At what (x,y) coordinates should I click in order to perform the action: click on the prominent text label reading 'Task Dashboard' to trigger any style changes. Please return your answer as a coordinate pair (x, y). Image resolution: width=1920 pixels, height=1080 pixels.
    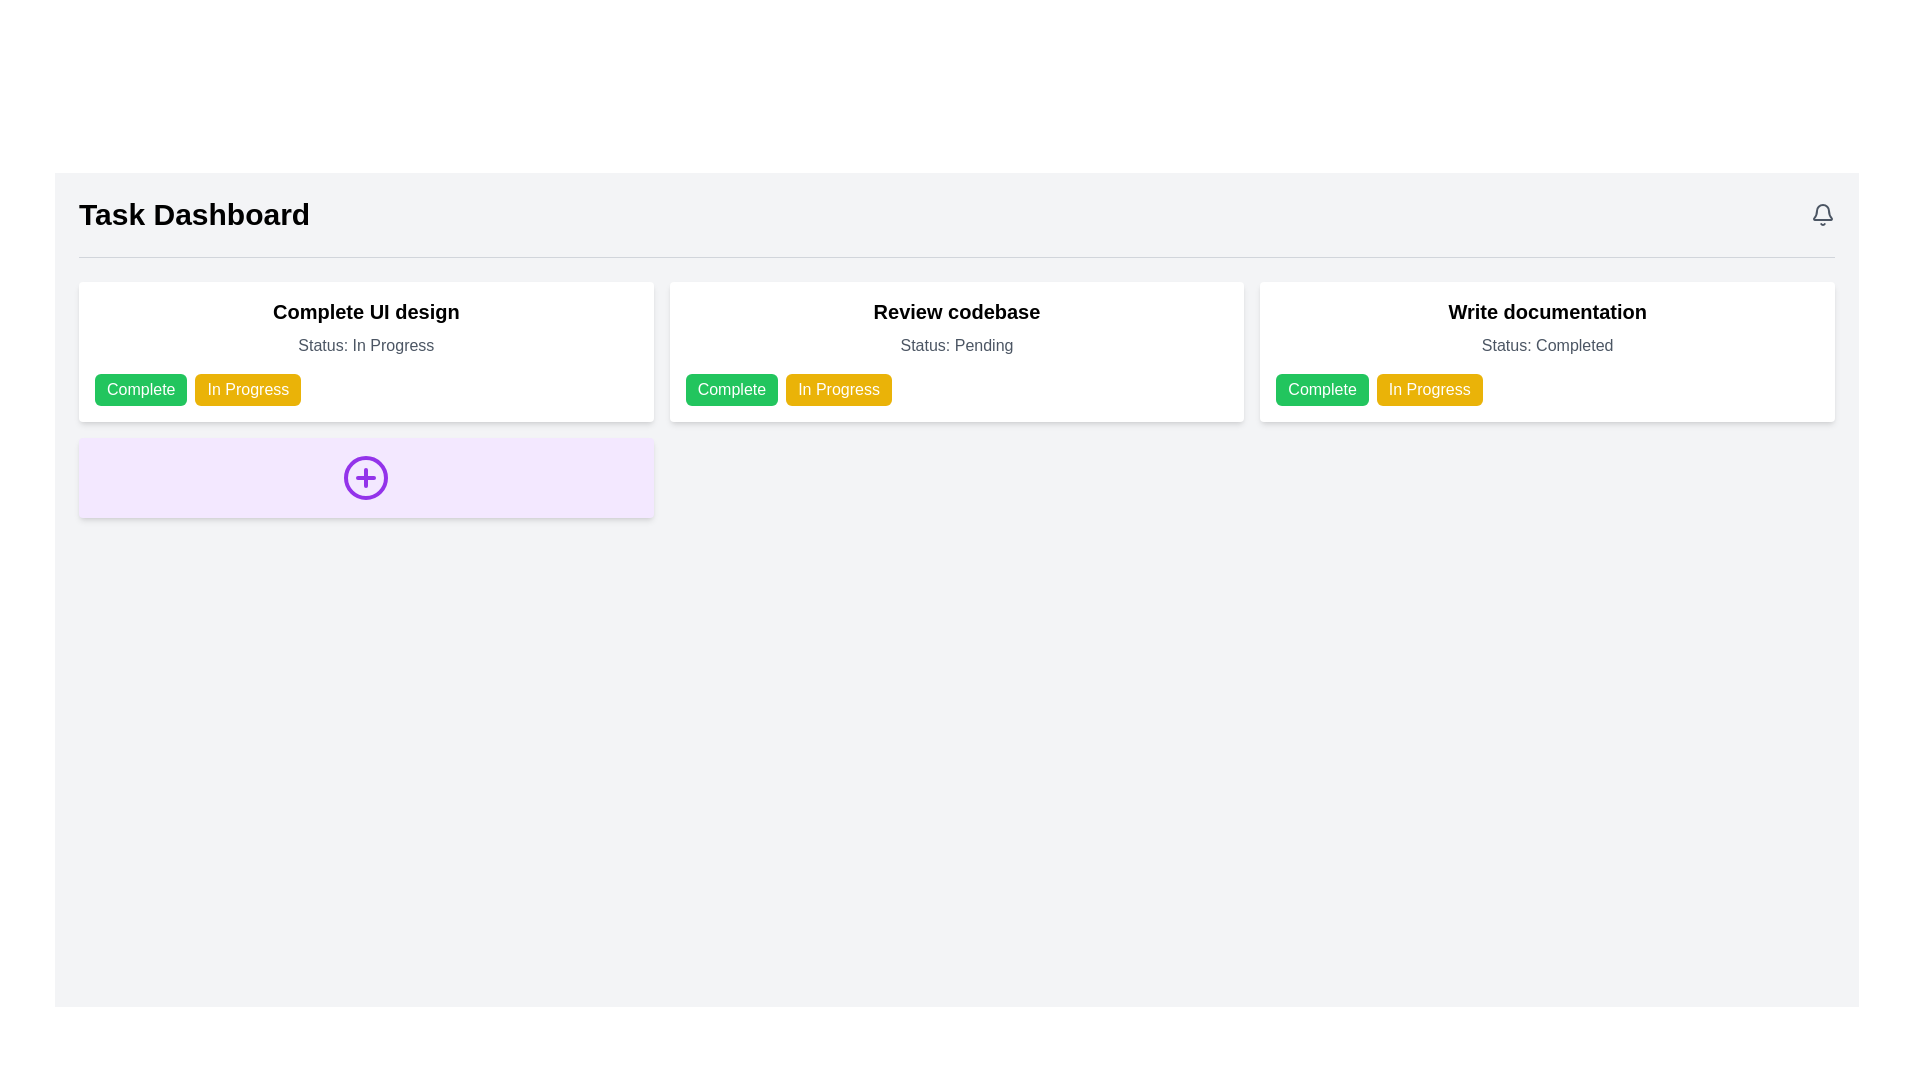
    Looking at the image, I should click on (194, 215).